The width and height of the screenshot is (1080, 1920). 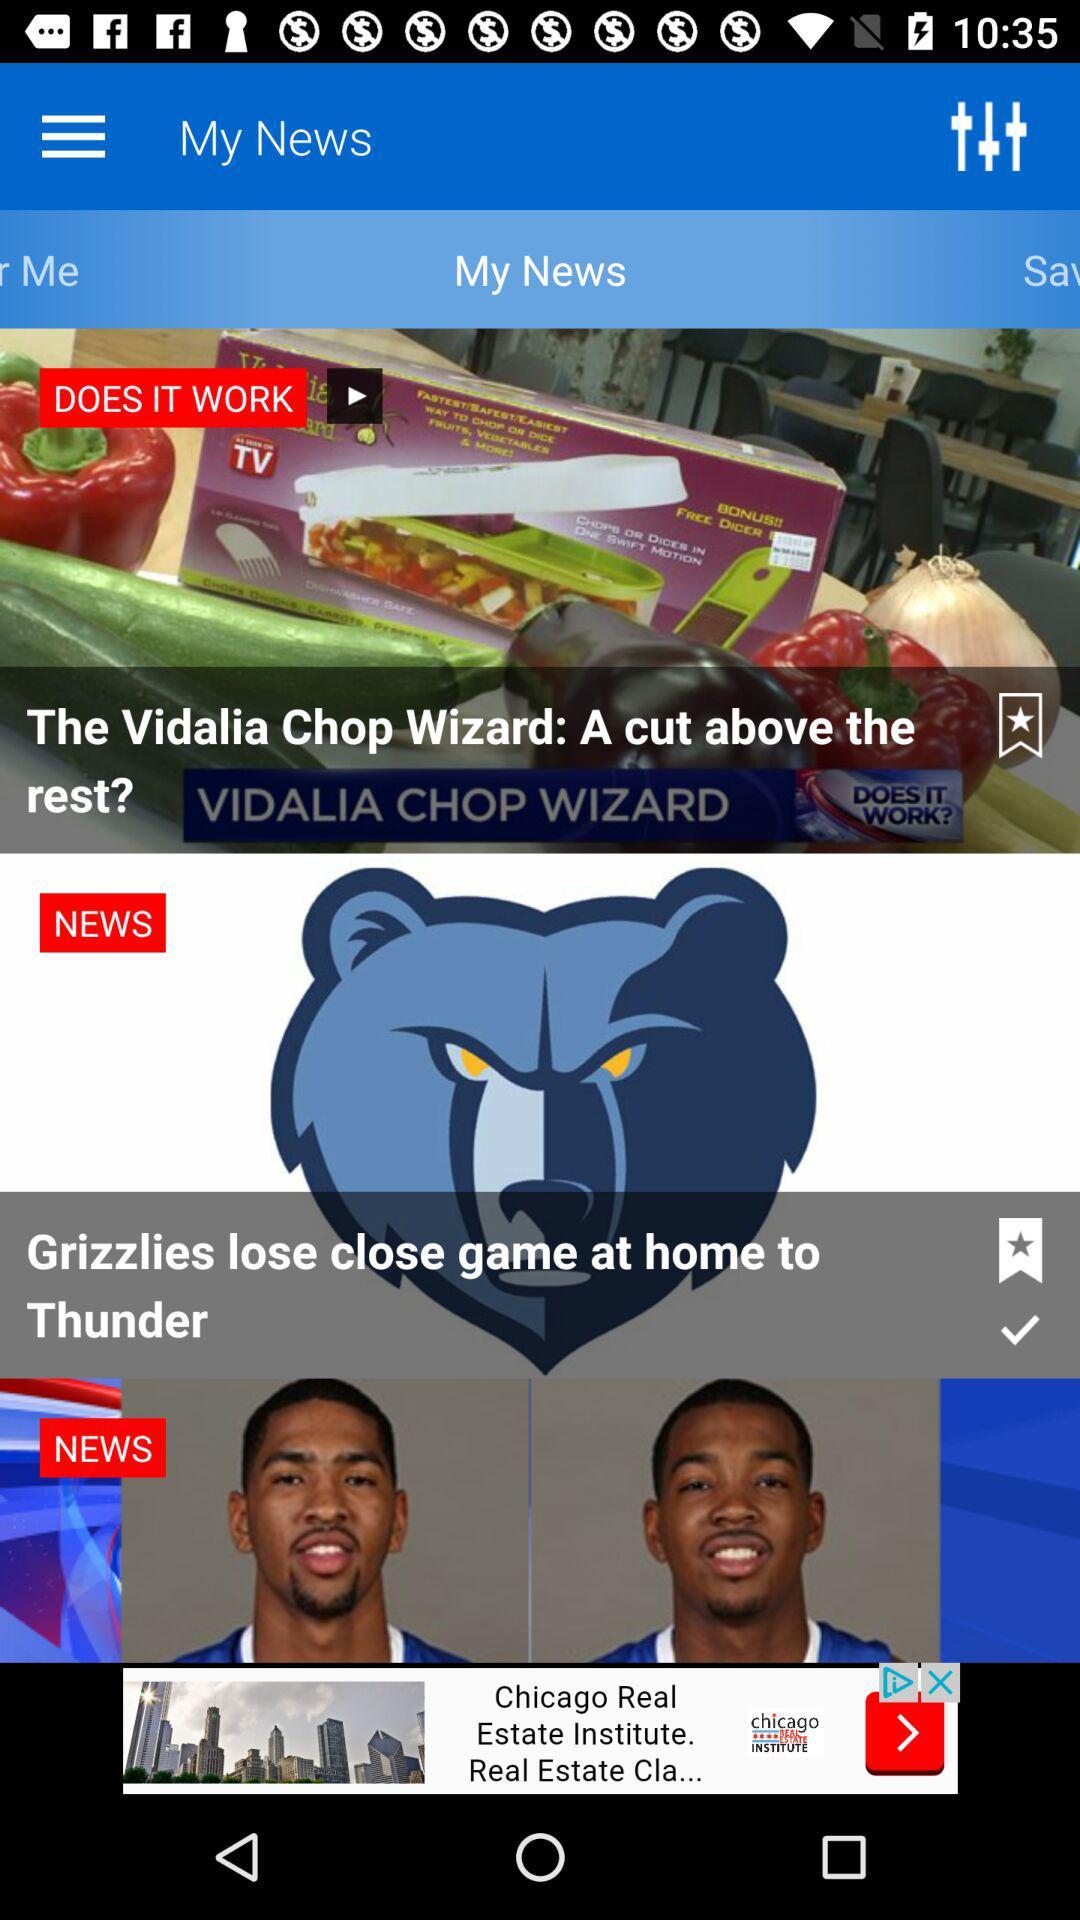 I want to click on the star icon which is beside game at home to thunder, so click(x=1021, y=1250).